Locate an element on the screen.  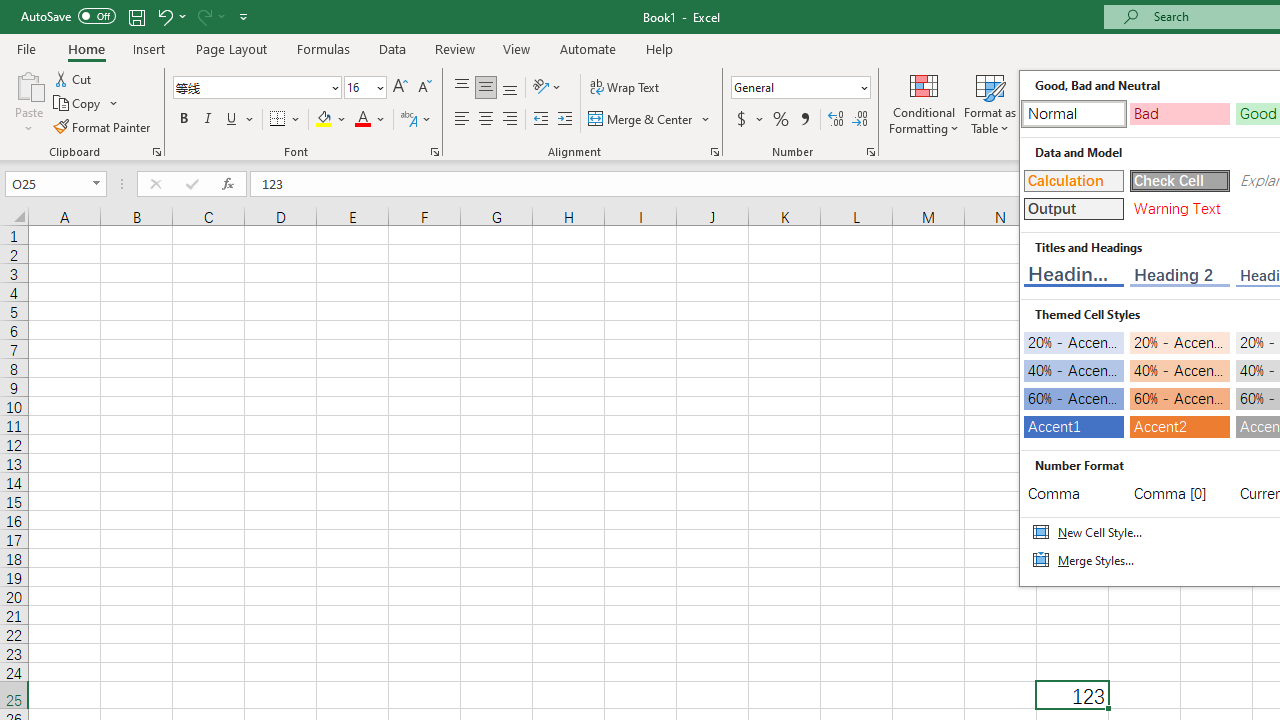
'Underline' is located at coordinates (240, 119).